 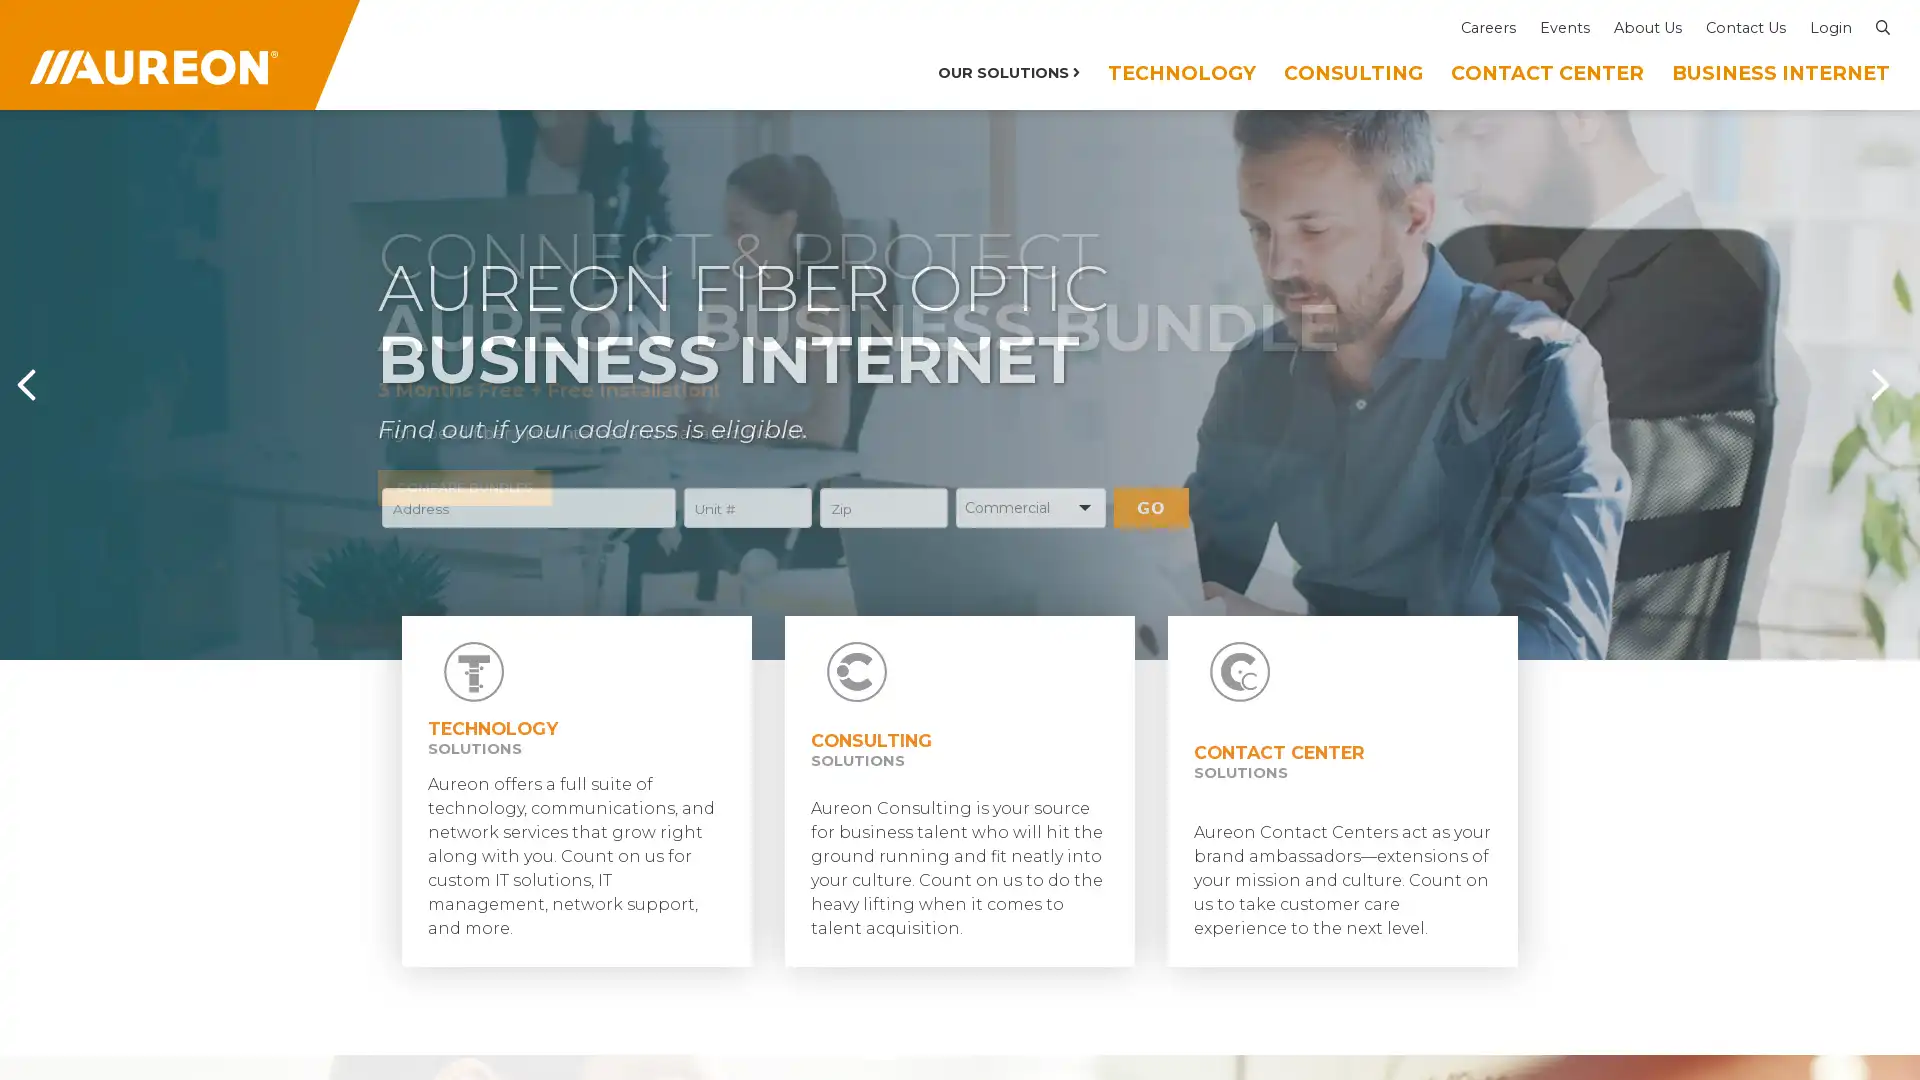 What do you see at coordinates (1885, 385) in the screenshot?
I see `Next` at bounding box center [1885, 385].